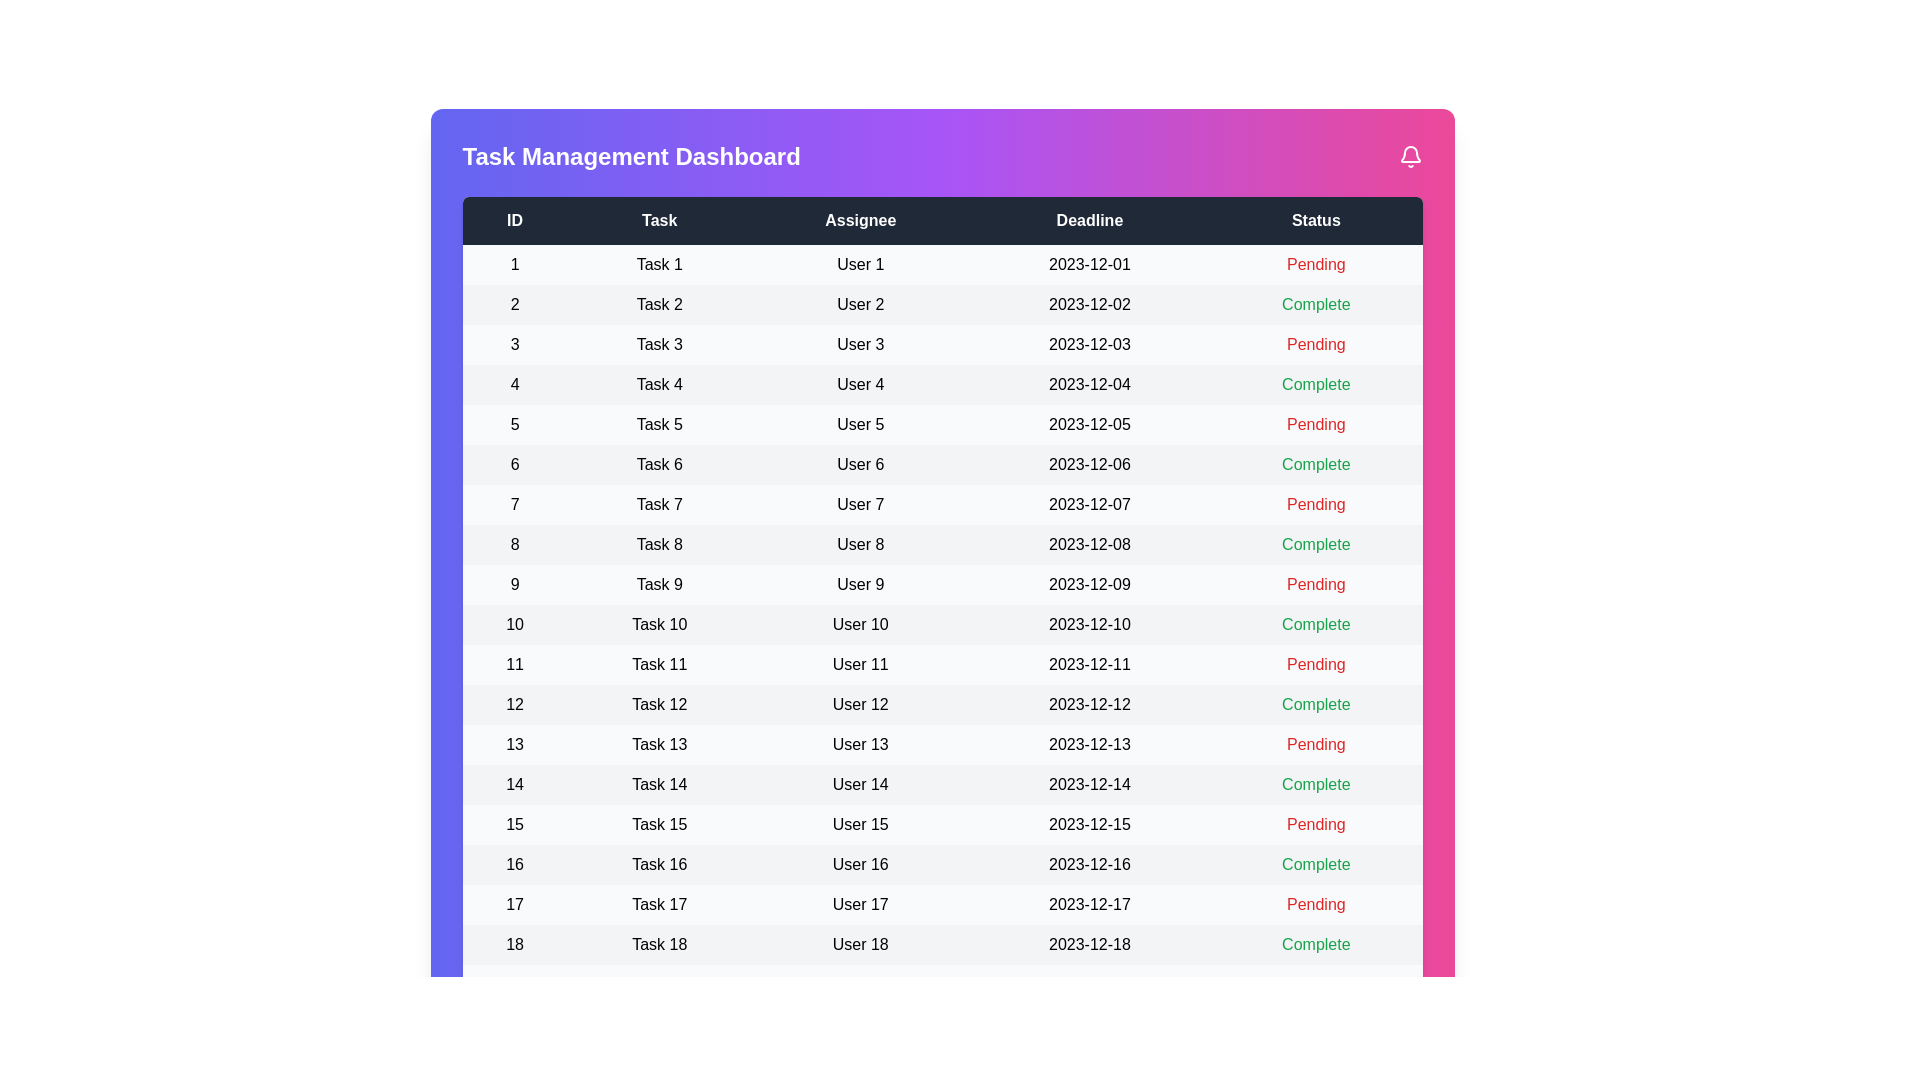  What do you see at coordinates (860, 220) in the screenshot?
I see `the column header labeled 'Assignee' to sort the table by that column` at bounding box center [860, 220].